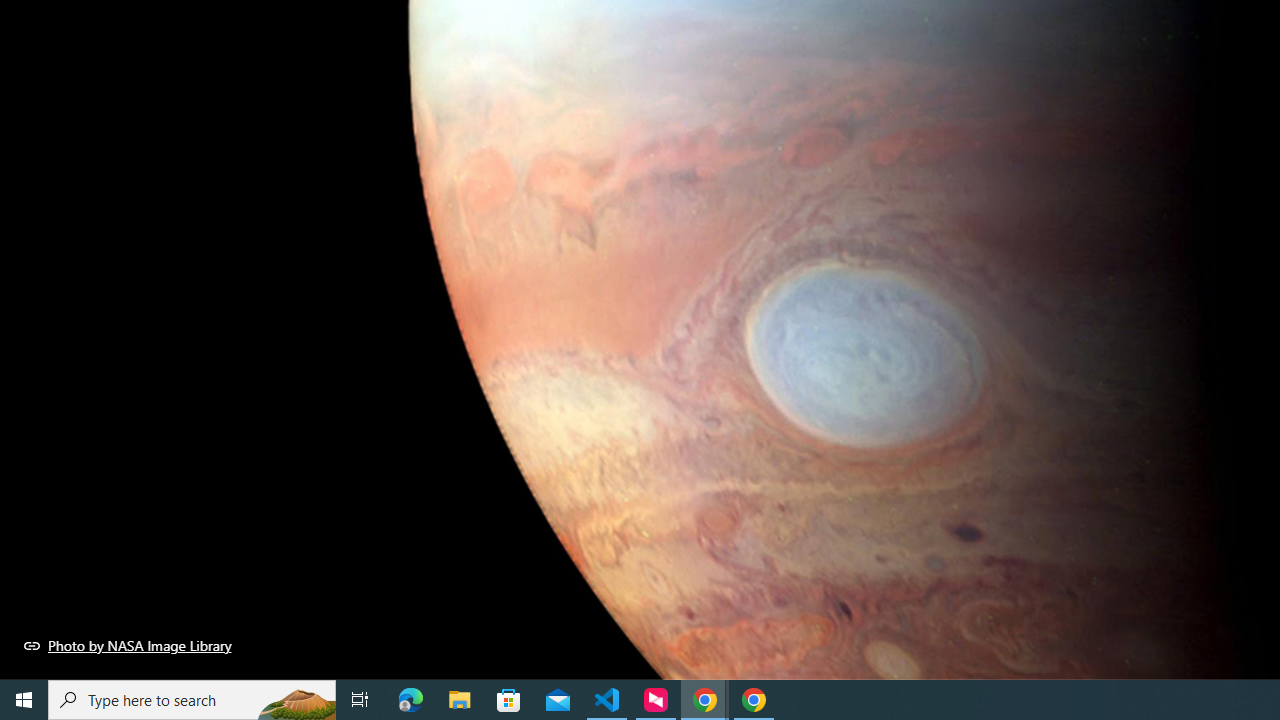 This screenshot has height=720, width=1280. What do you see at coordinates (127, 645) in the screenshot?
I see `'Photo by NASA Image Library'` at bounding box center [127, 645].